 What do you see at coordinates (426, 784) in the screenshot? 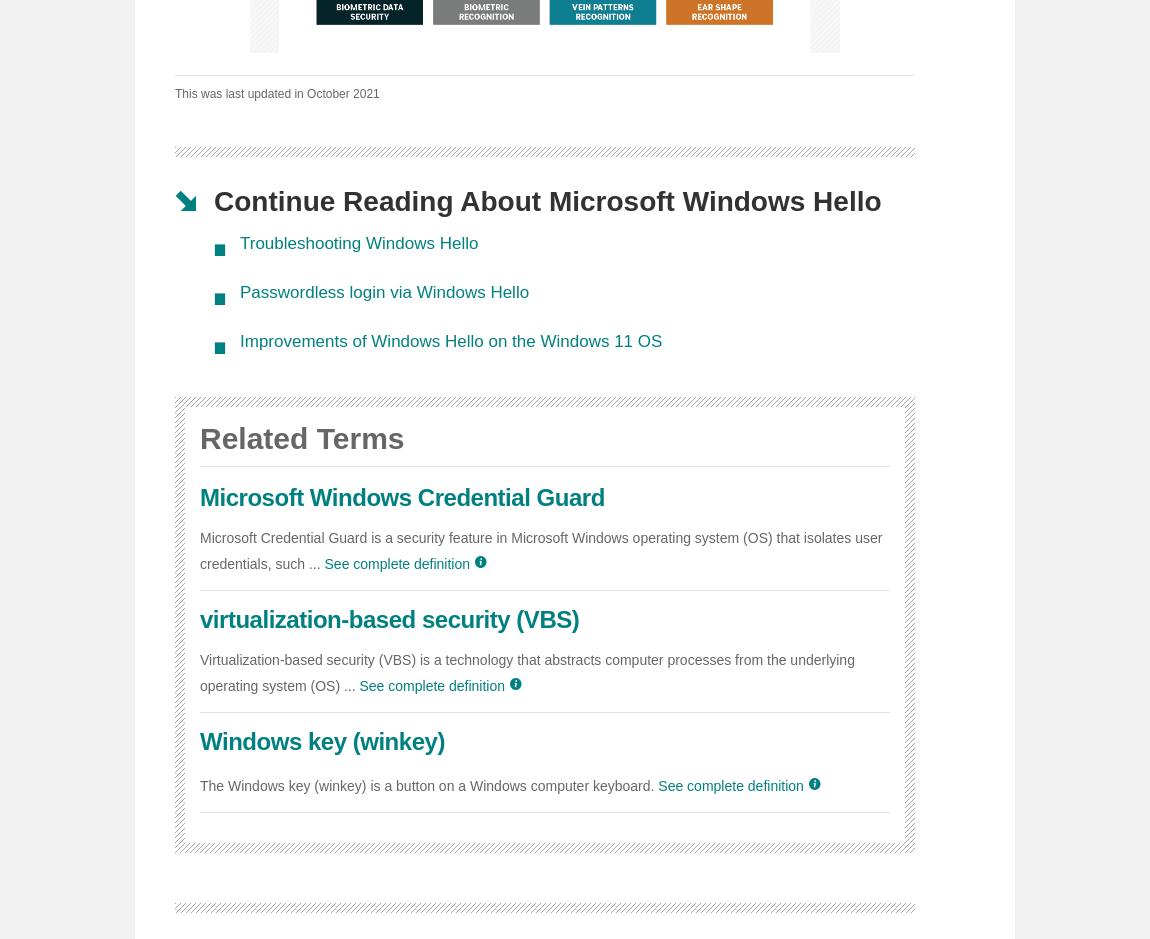
I see `'The Windows key (winkey) is a button on a Windows computer keyboard.'` at bounding box center [426, 784].